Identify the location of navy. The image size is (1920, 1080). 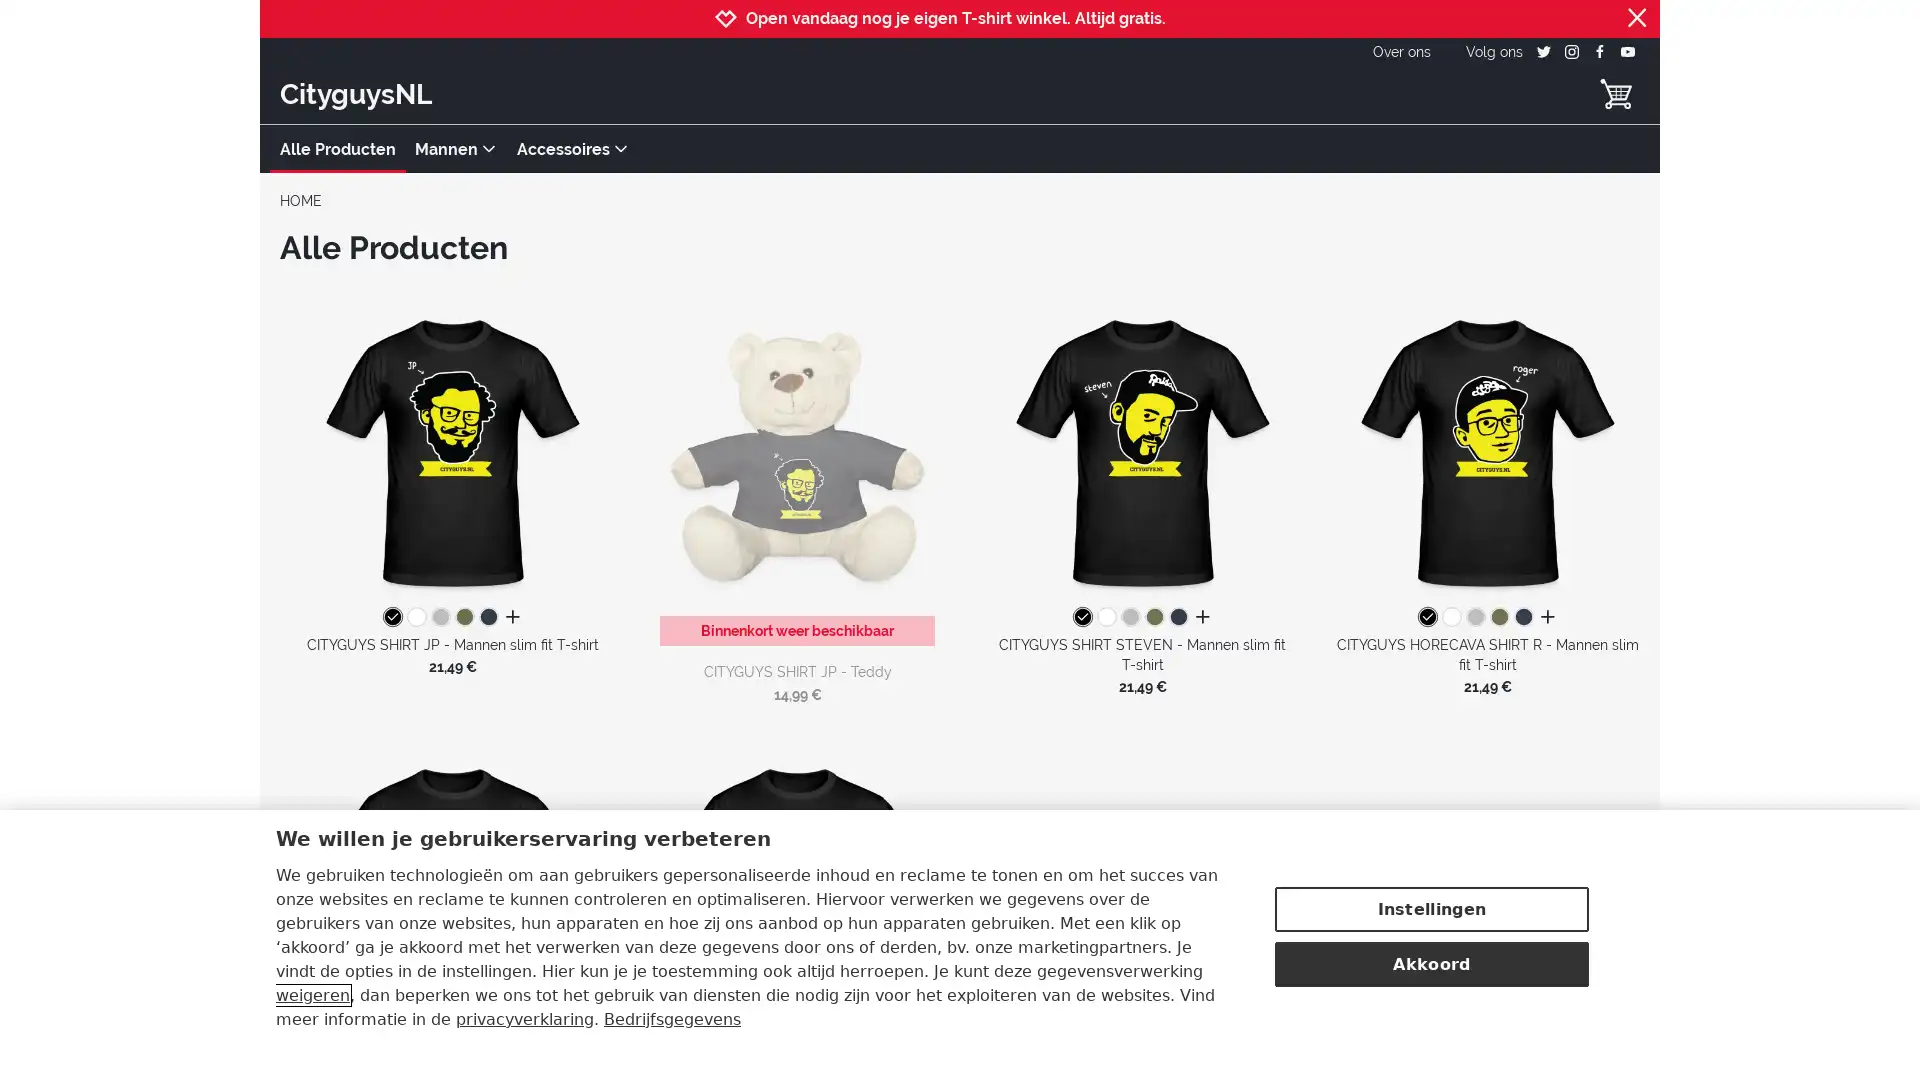
(1521, 617).